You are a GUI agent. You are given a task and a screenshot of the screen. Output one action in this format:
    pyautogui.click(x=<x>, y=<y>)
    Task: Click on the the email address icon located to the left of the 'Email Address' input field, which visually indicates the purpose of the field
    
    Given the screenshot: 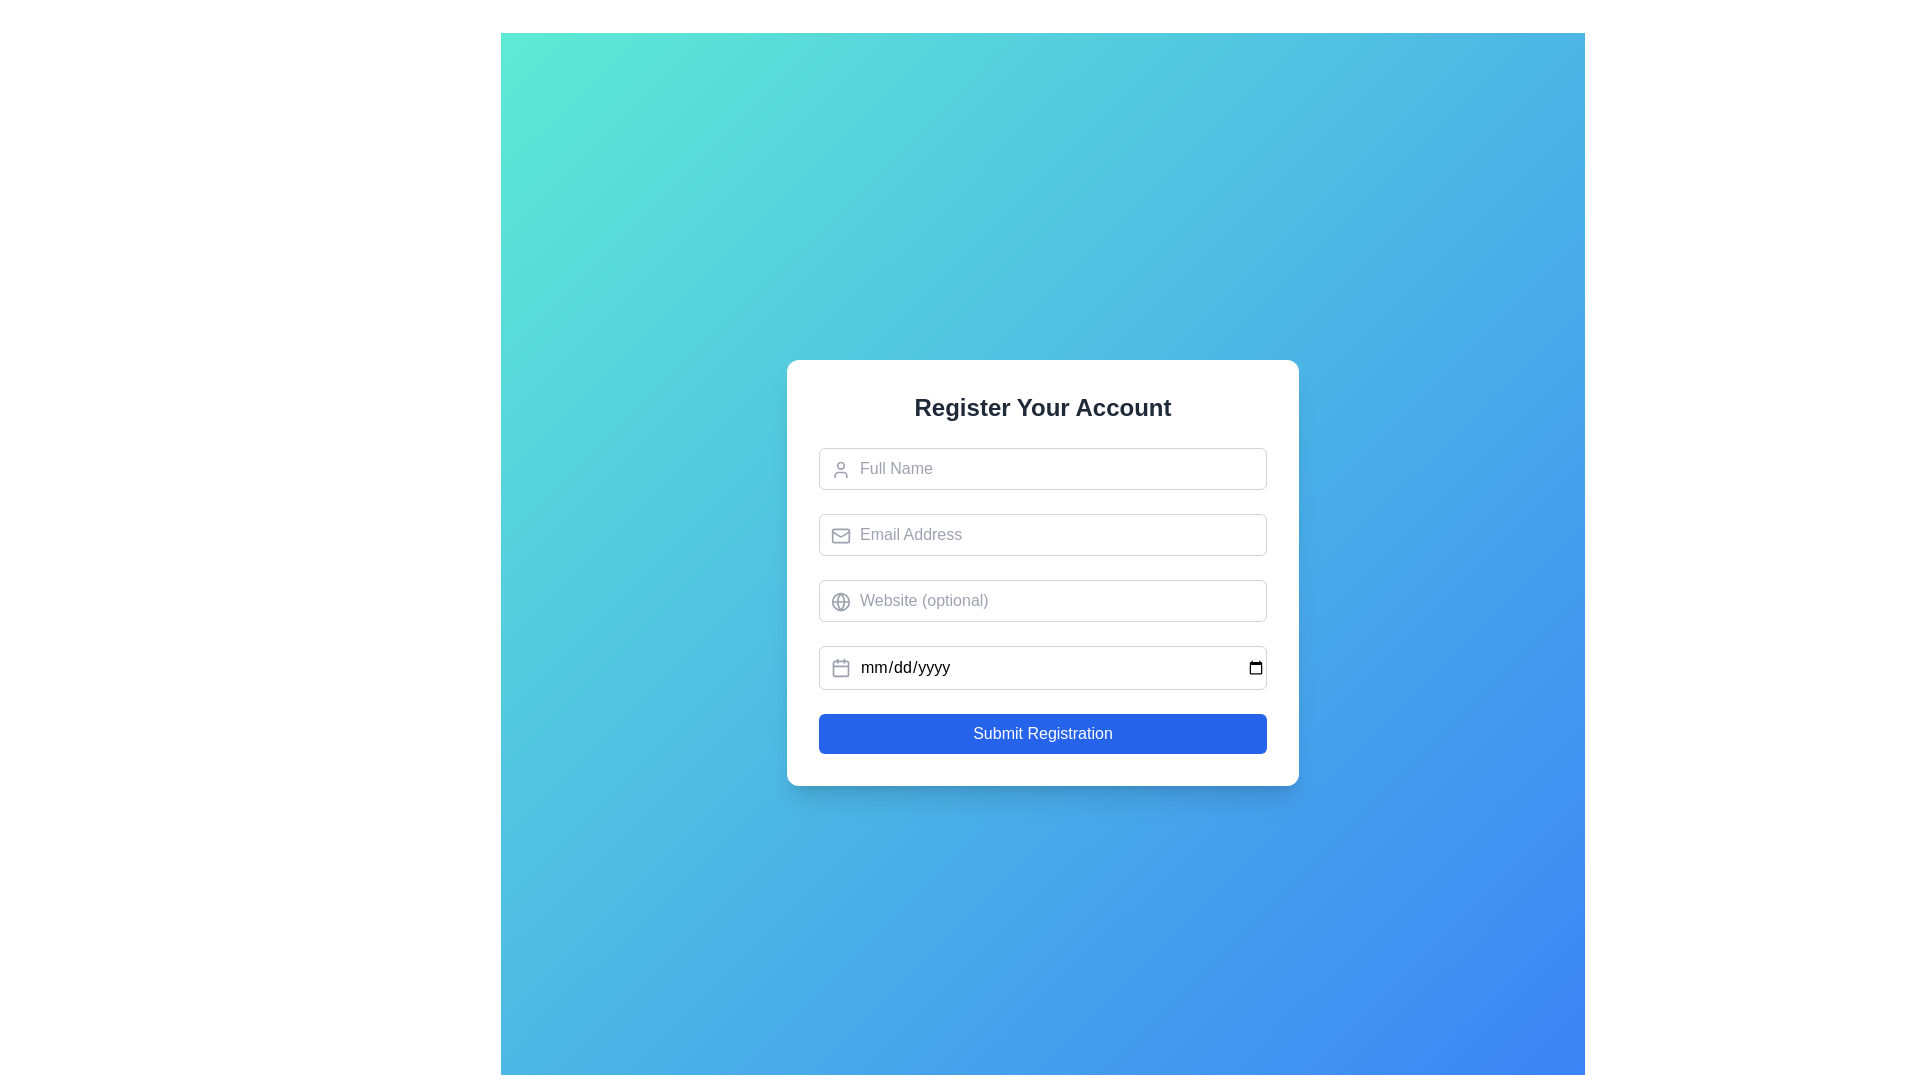 What is the action you would take?
    pyautogui.click(x=840, y=535)
    